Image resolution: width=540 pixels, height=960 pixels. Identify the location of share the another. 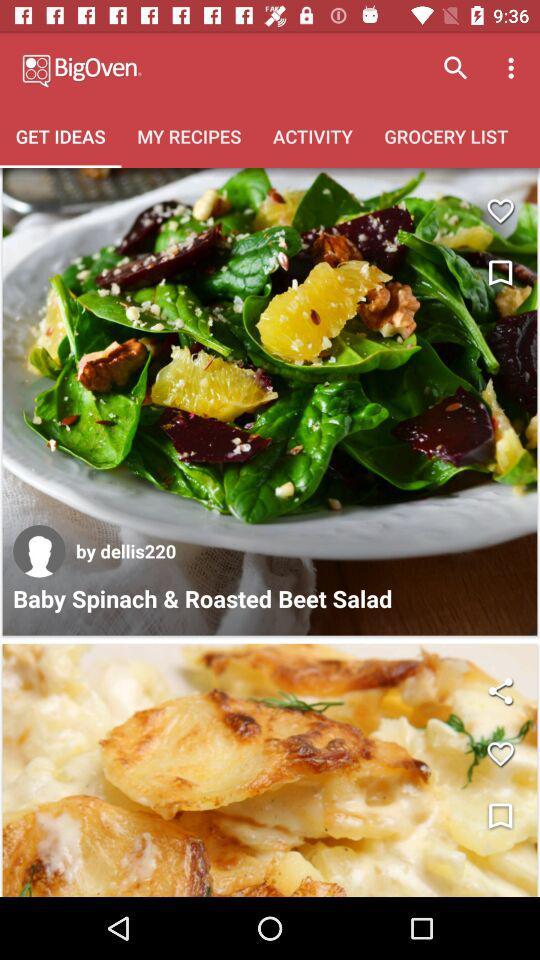
(499, 691).